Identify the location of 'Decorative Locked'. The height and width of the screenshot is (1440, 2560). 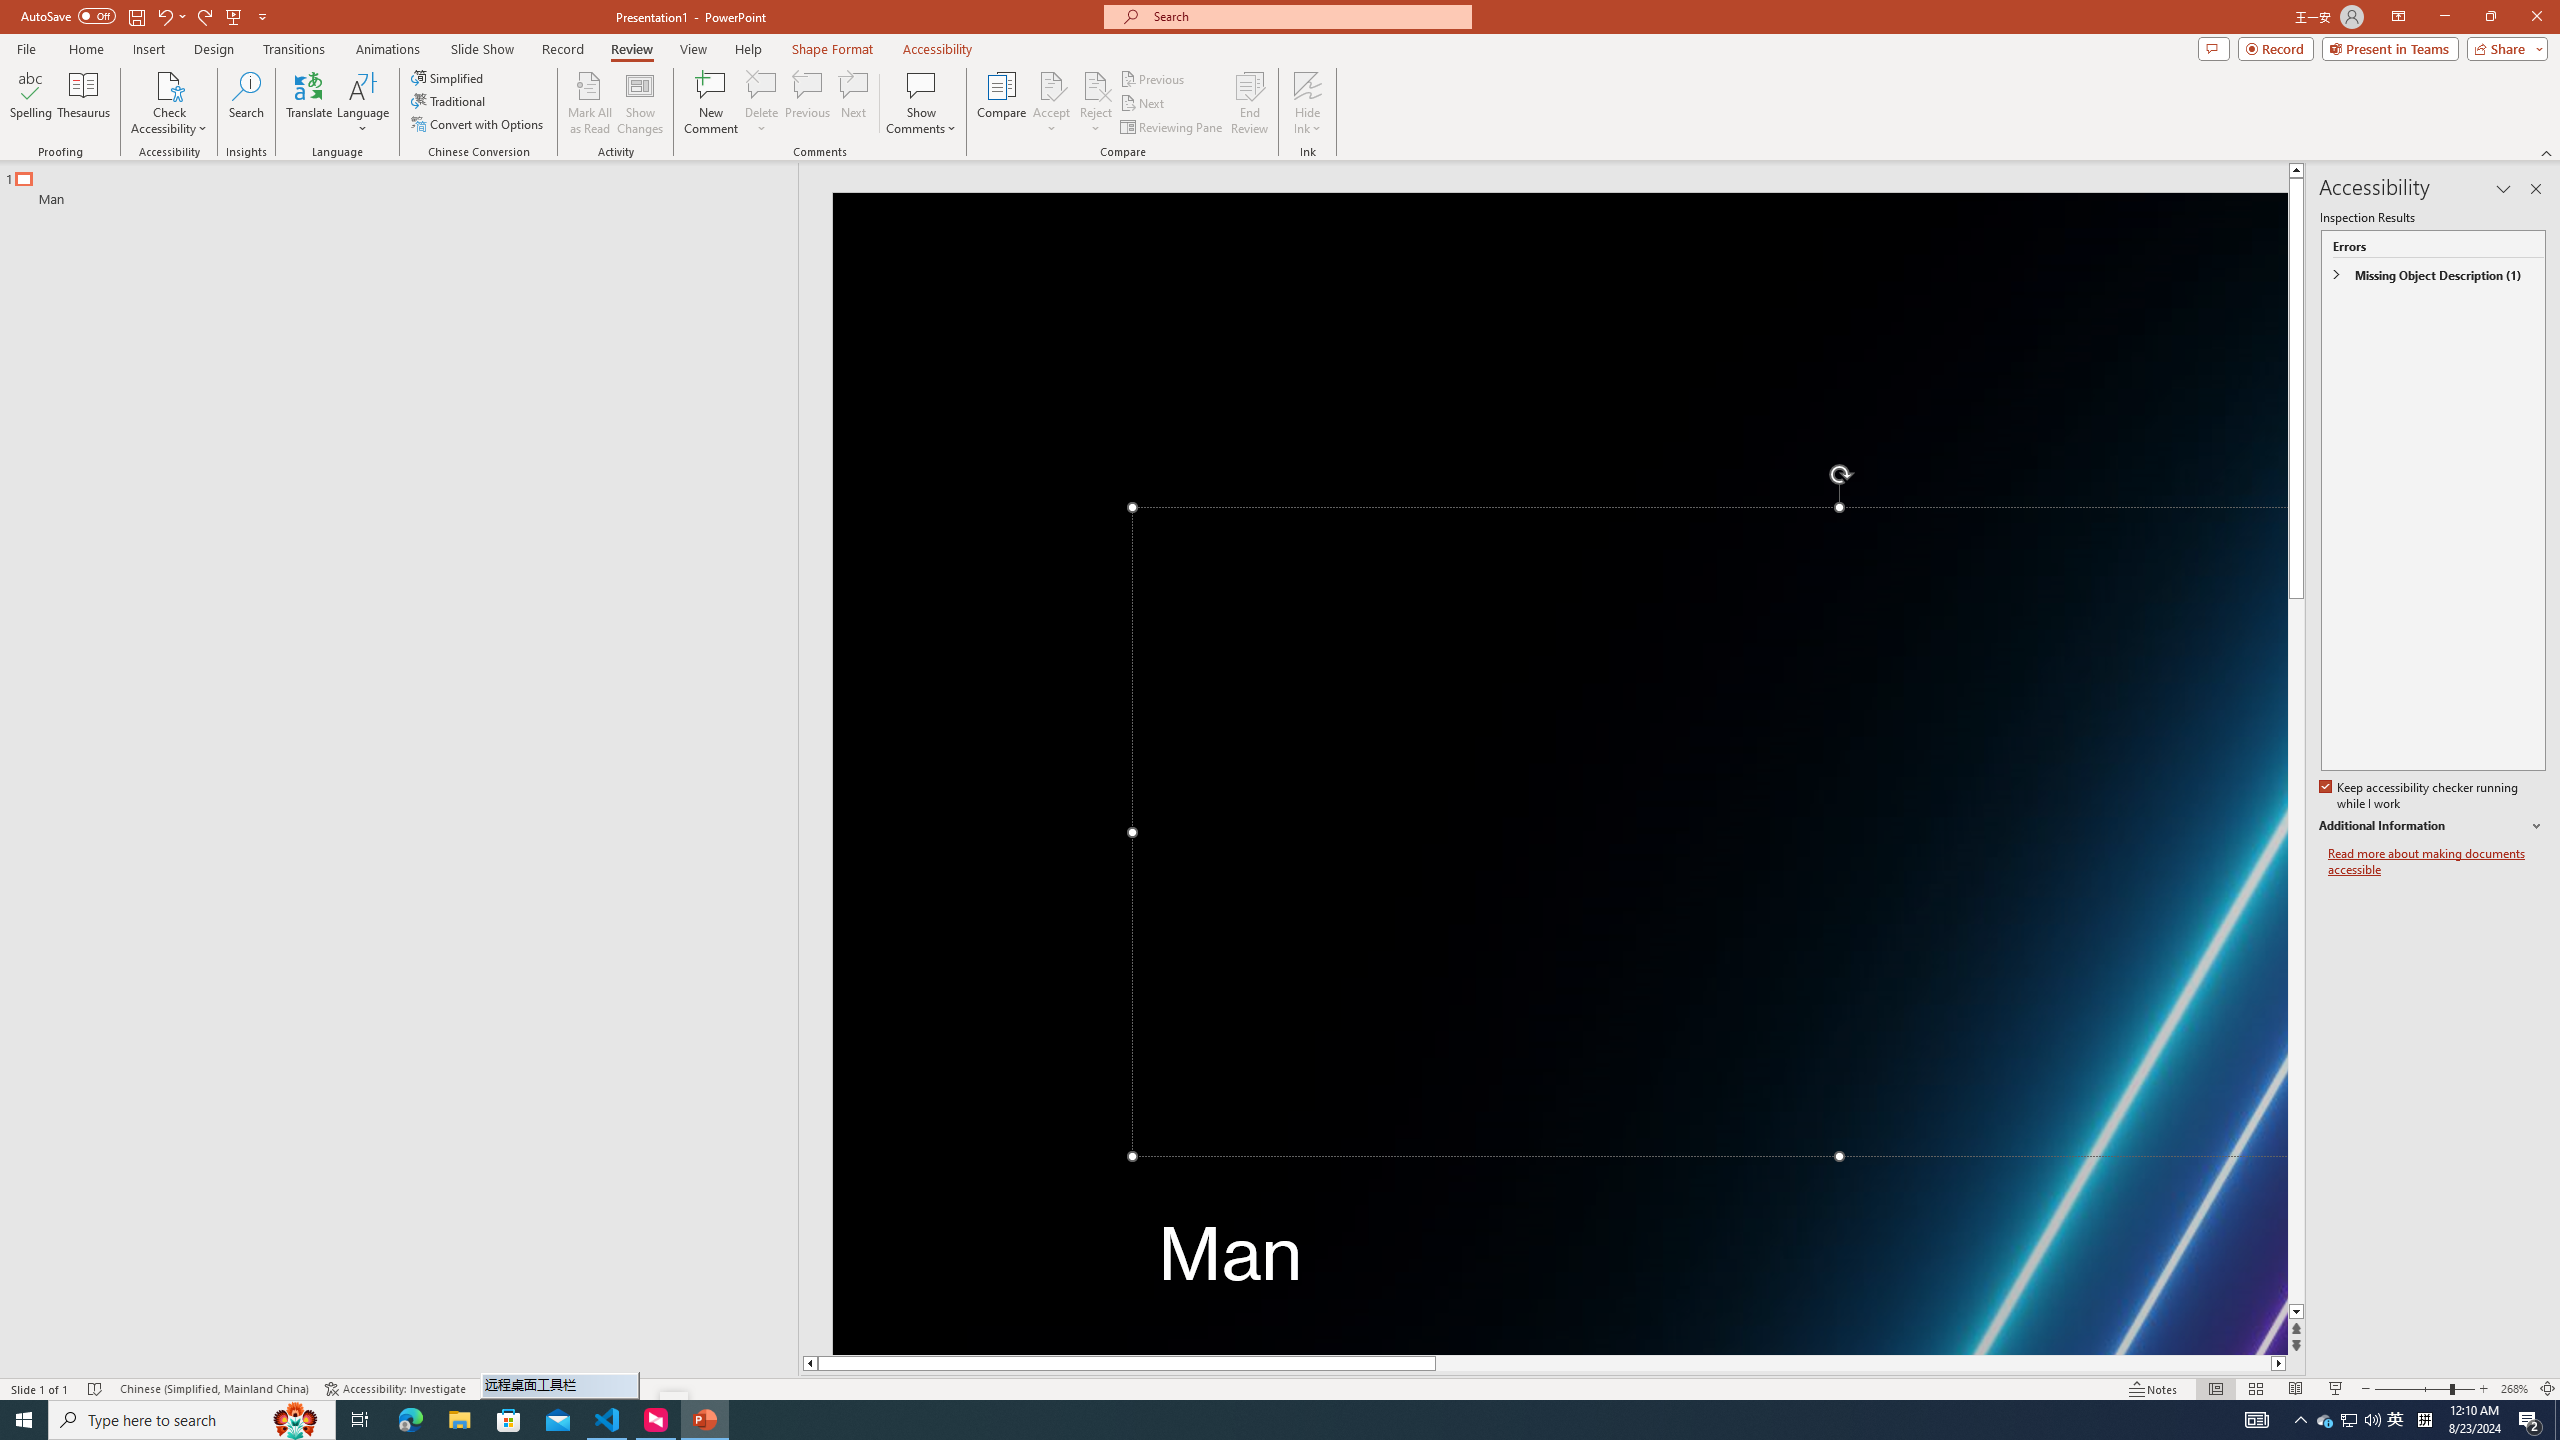
(1560, 773).